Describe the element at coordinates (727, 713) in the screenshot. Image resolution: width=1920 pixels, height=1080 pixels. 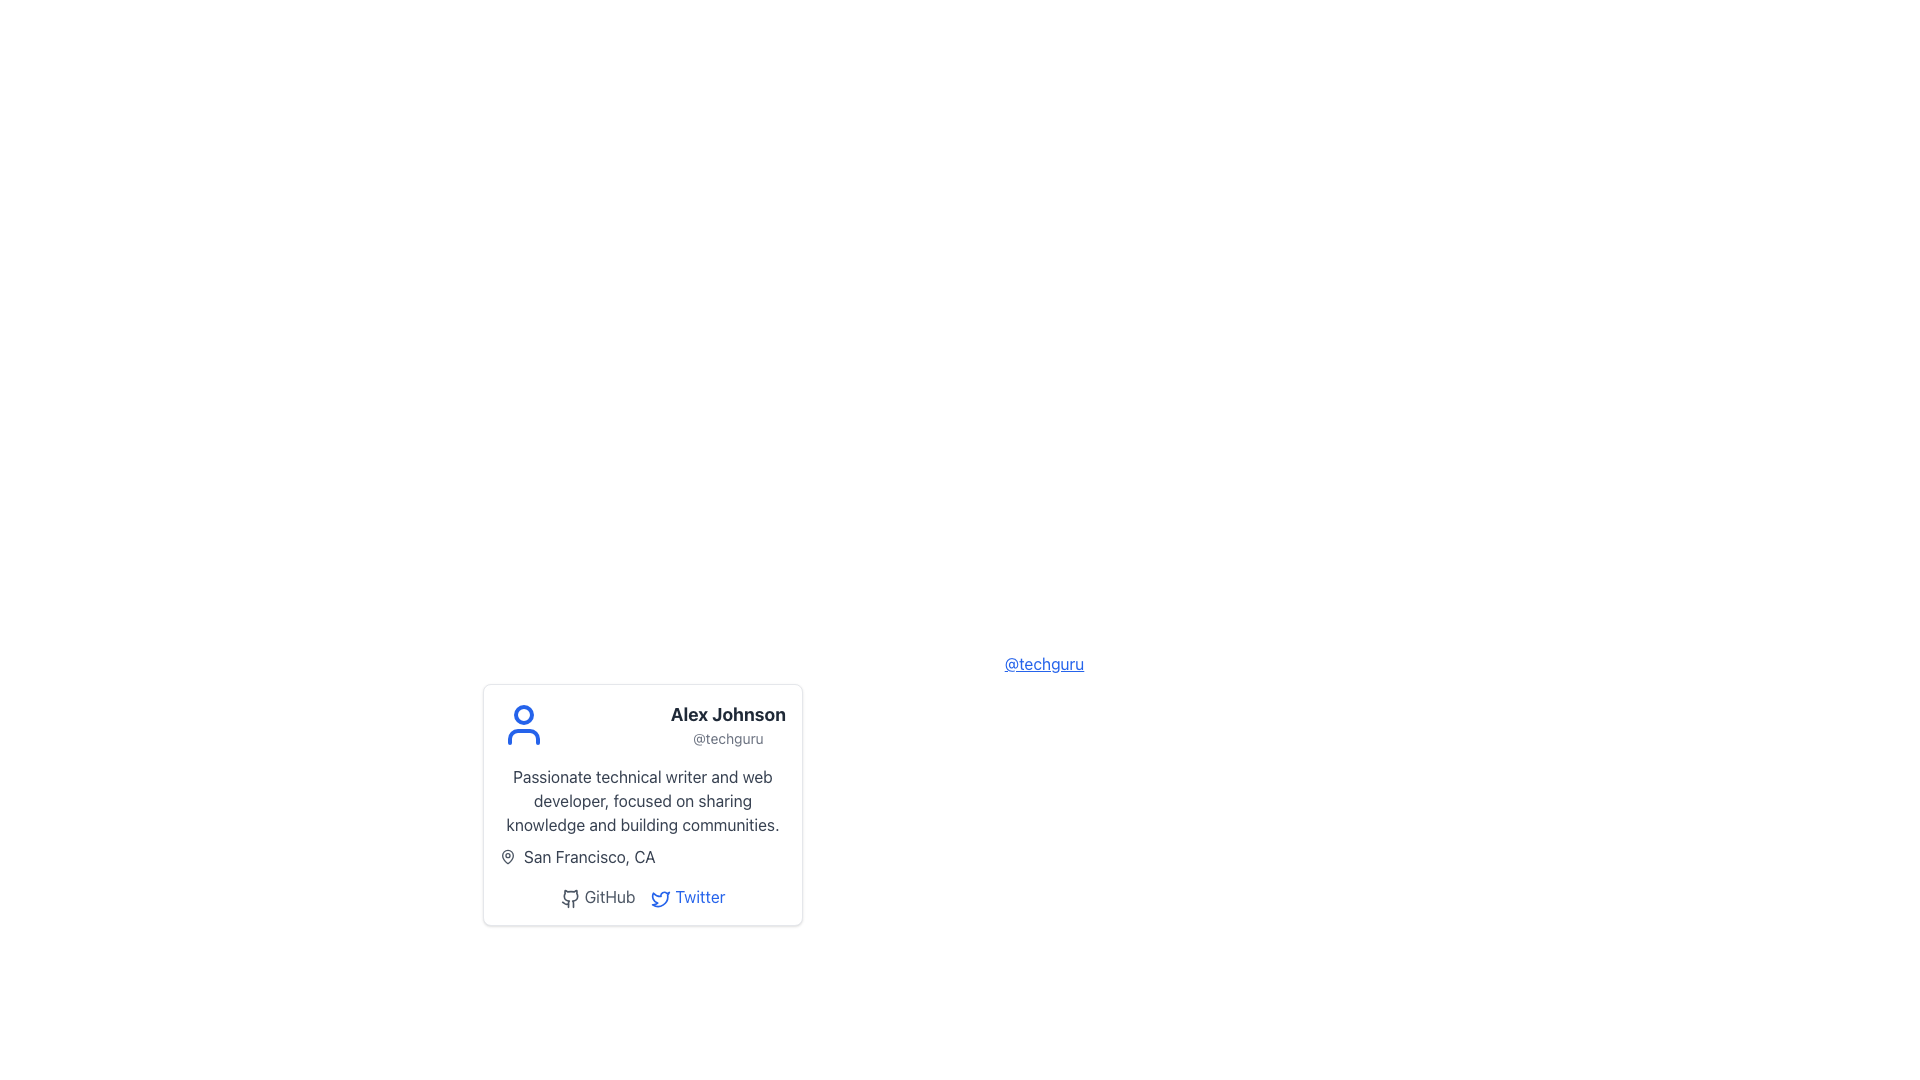
I see `text content of the bold, large-sized text label 'Alex Johnson' located in the user profile card layout, positioned above the username '@techguru'` at that location.